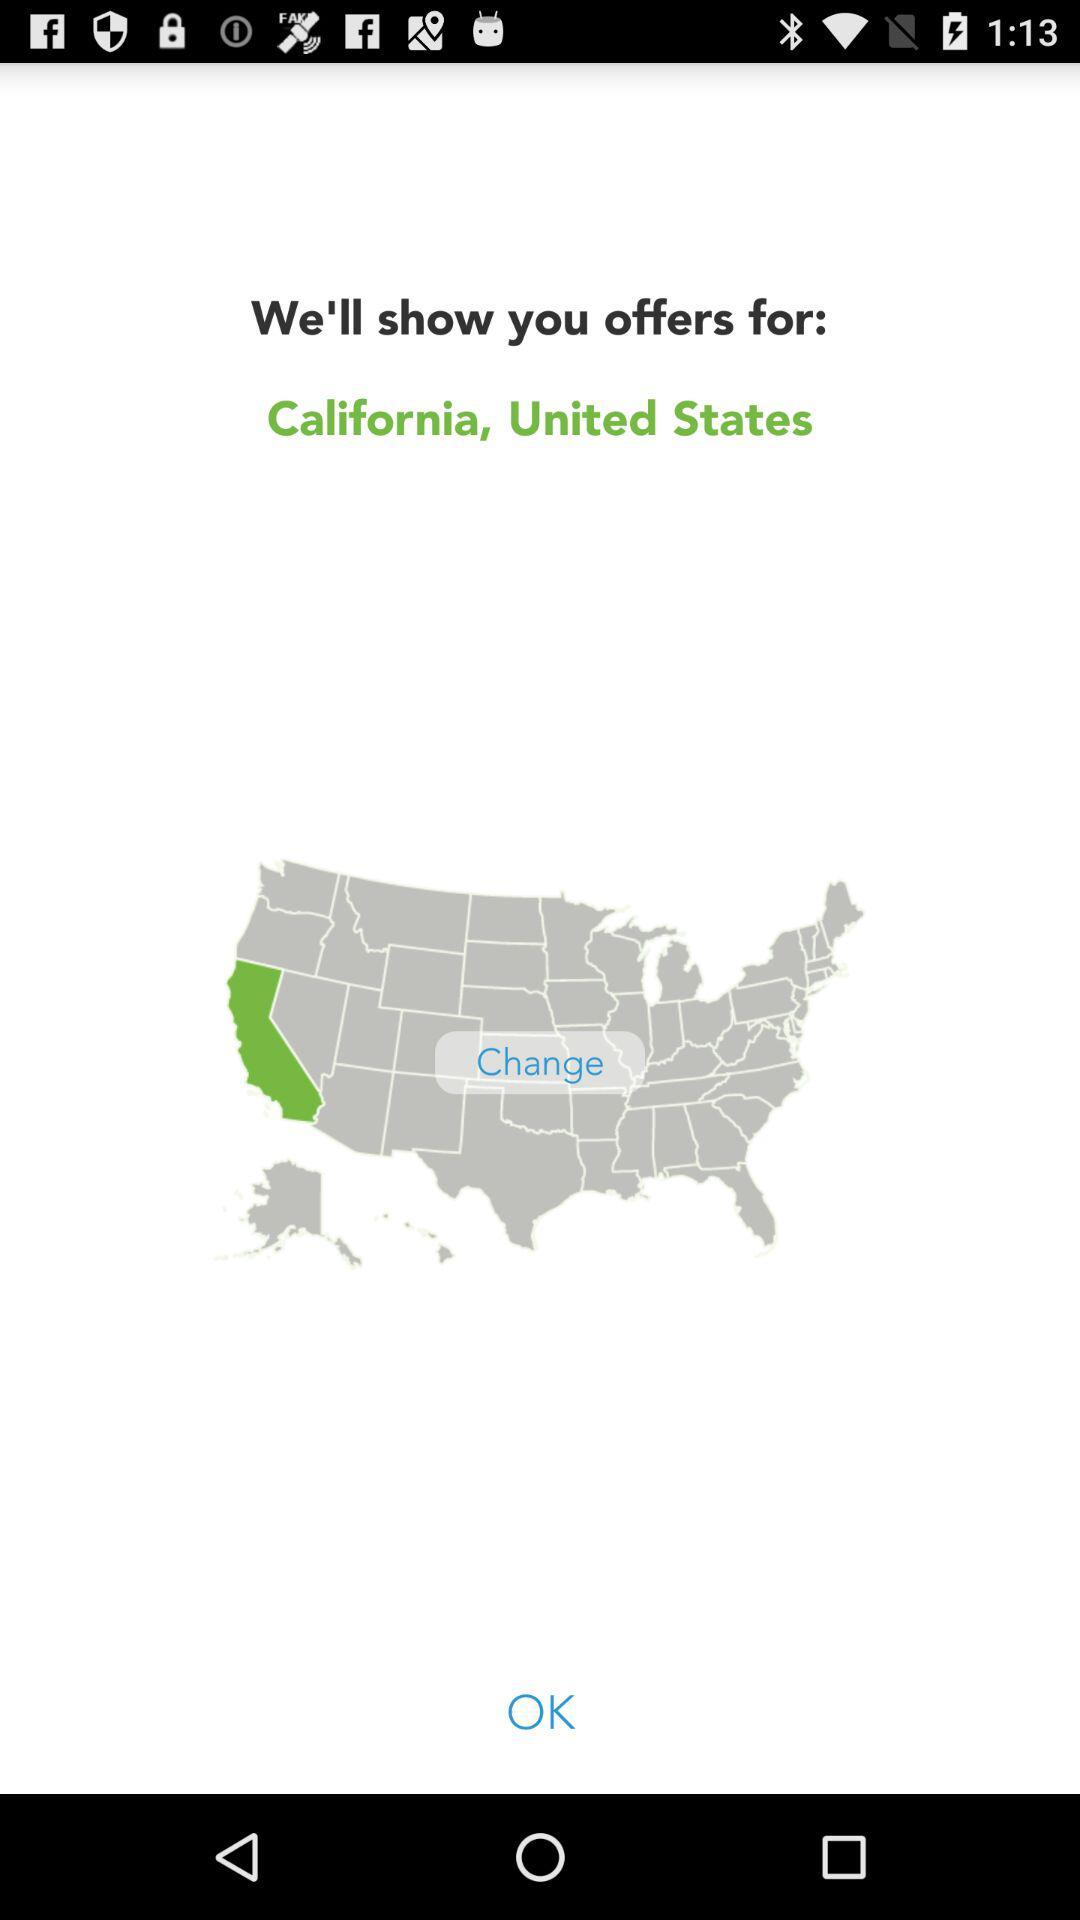  I want to click on the app below california, united states icon, so click(540, 1061).